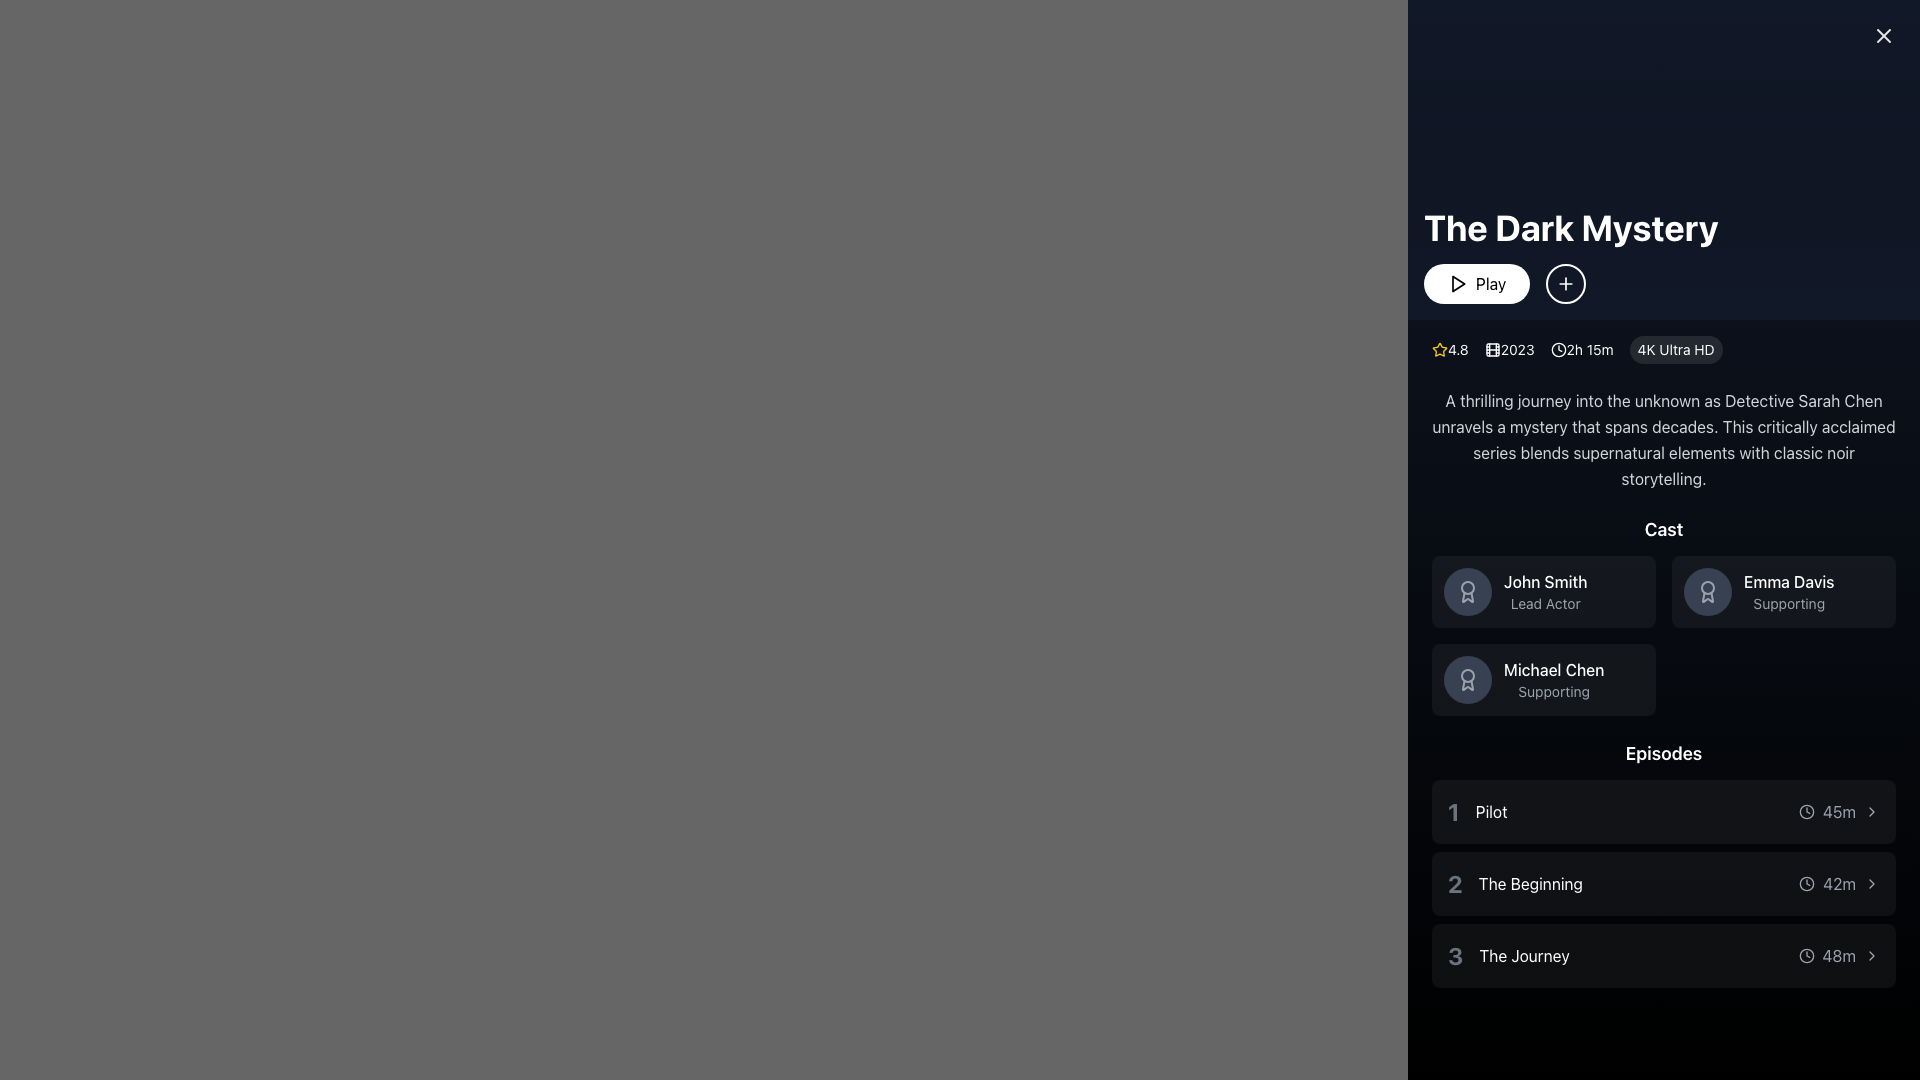 The height and width of the screenshot is (1080, 1920). I want to click on the numeral '1' text label styled in bold gray font, which is positioned to the left of the text 'Pilot' in the episode listing under 'Episodes', so click(1453, 812).